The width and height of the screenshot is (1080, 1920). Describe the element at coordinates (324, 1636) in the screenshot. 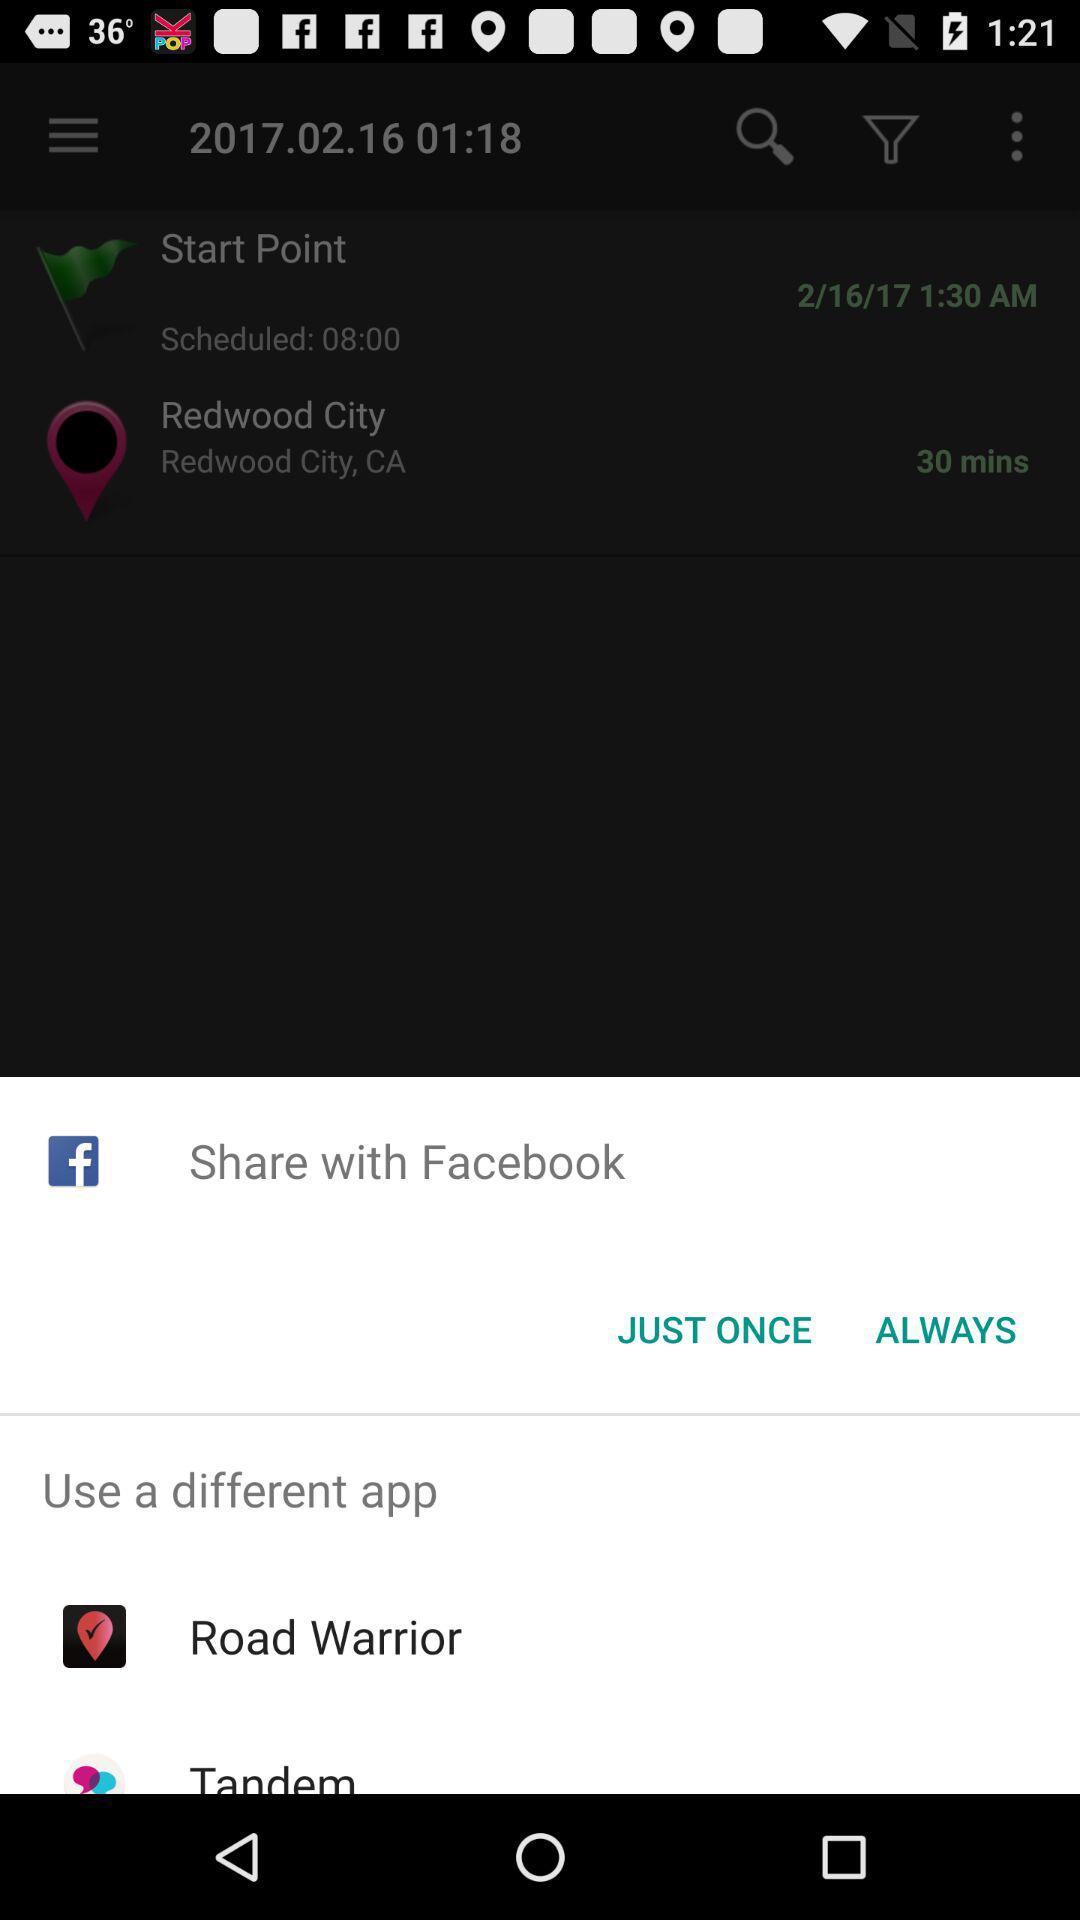

I see `the road warrior item` at that location.